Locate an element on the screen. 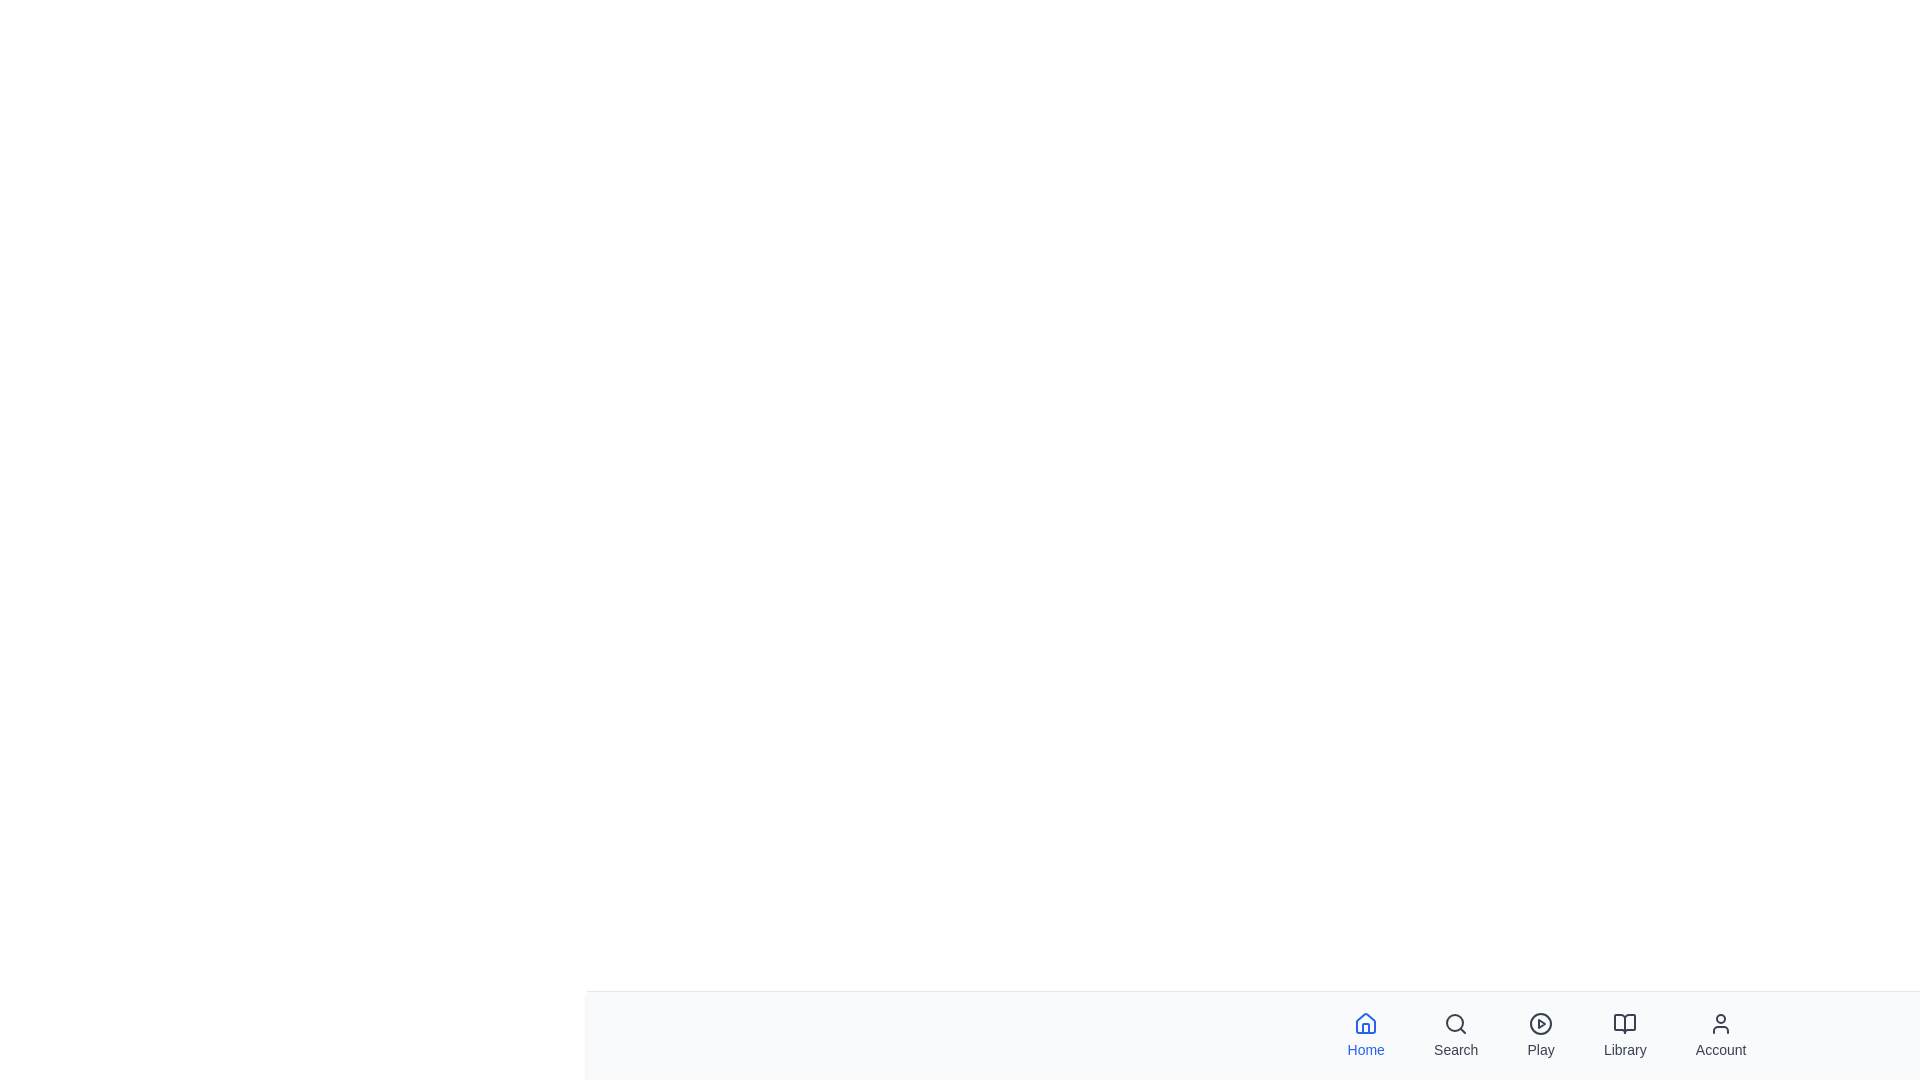 The height and width of the screenshot is (1080, 1920). the Home tab to observe its visual feedback is located at coordinates (1365, 1035).